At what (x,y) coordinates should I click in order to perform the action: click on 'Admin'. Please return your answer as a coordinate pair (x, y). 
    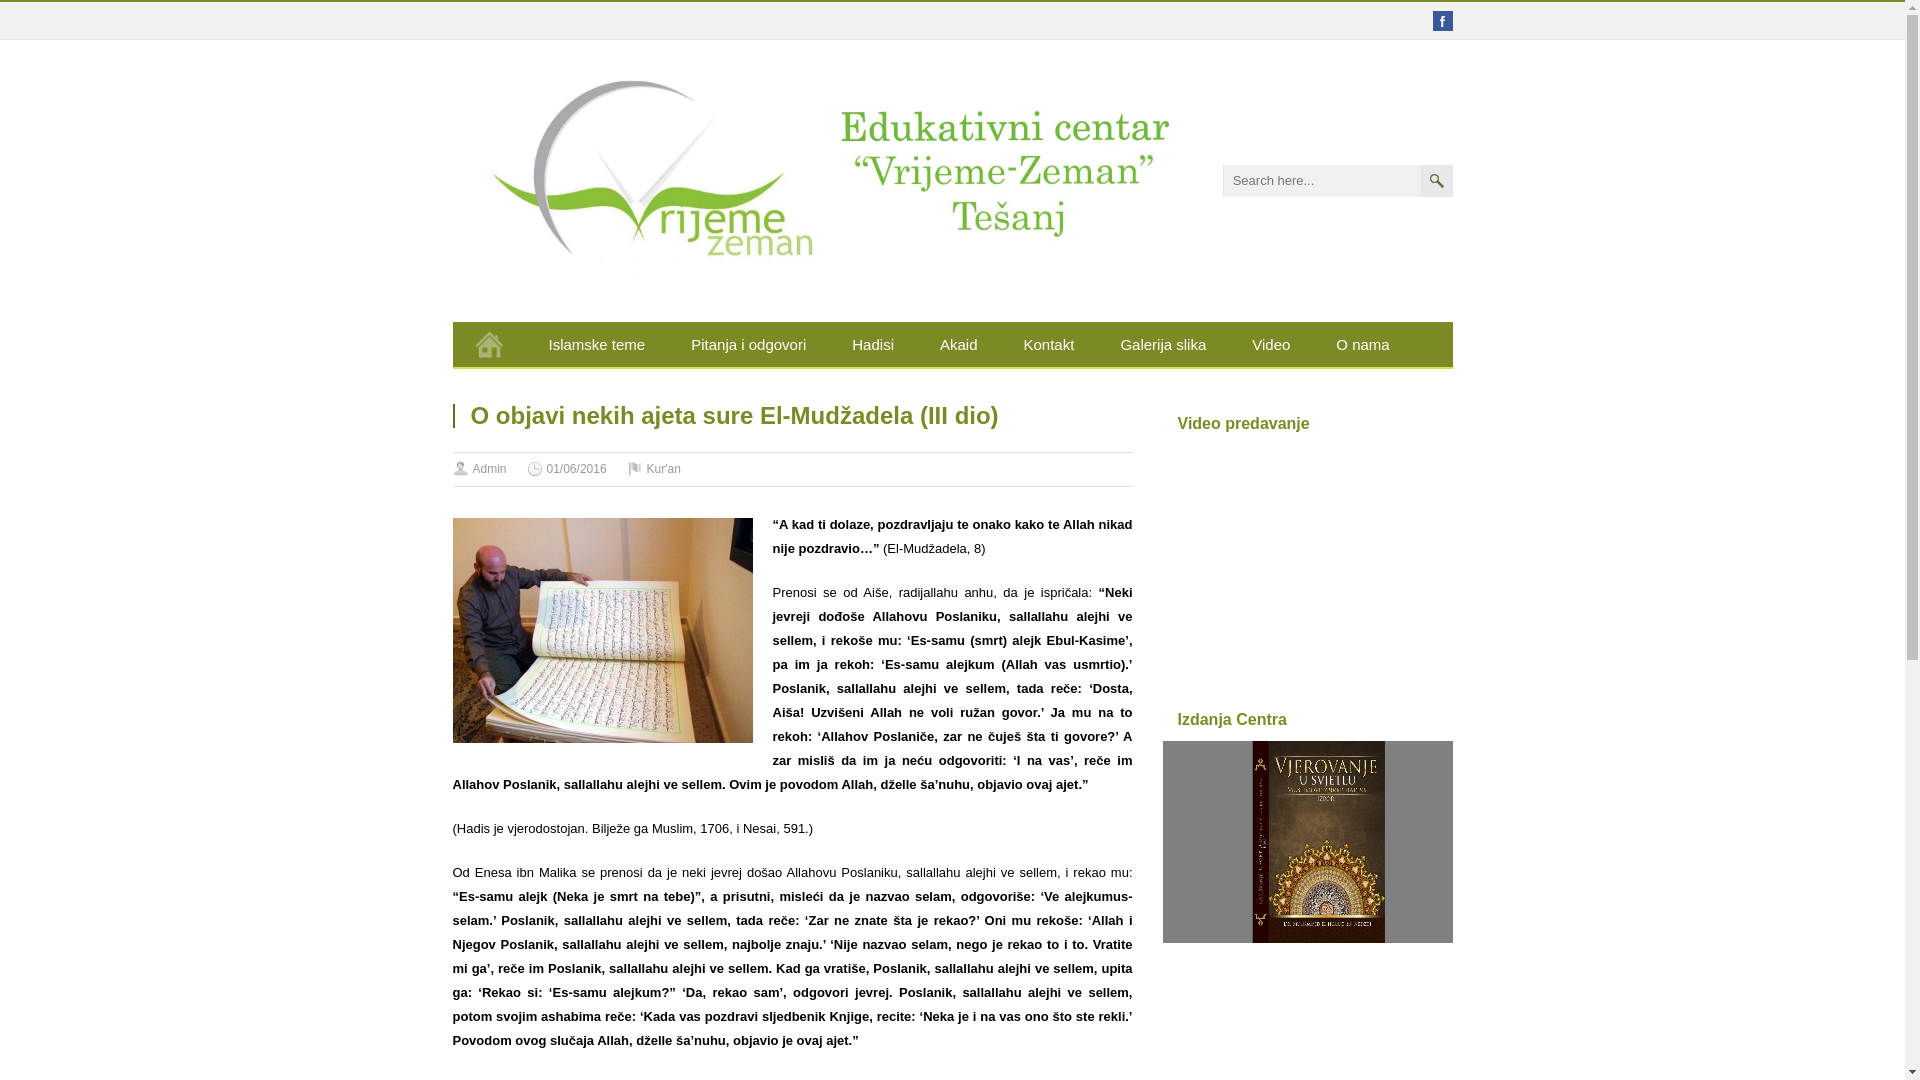
    Looking at the image, I should click on (489, 469).